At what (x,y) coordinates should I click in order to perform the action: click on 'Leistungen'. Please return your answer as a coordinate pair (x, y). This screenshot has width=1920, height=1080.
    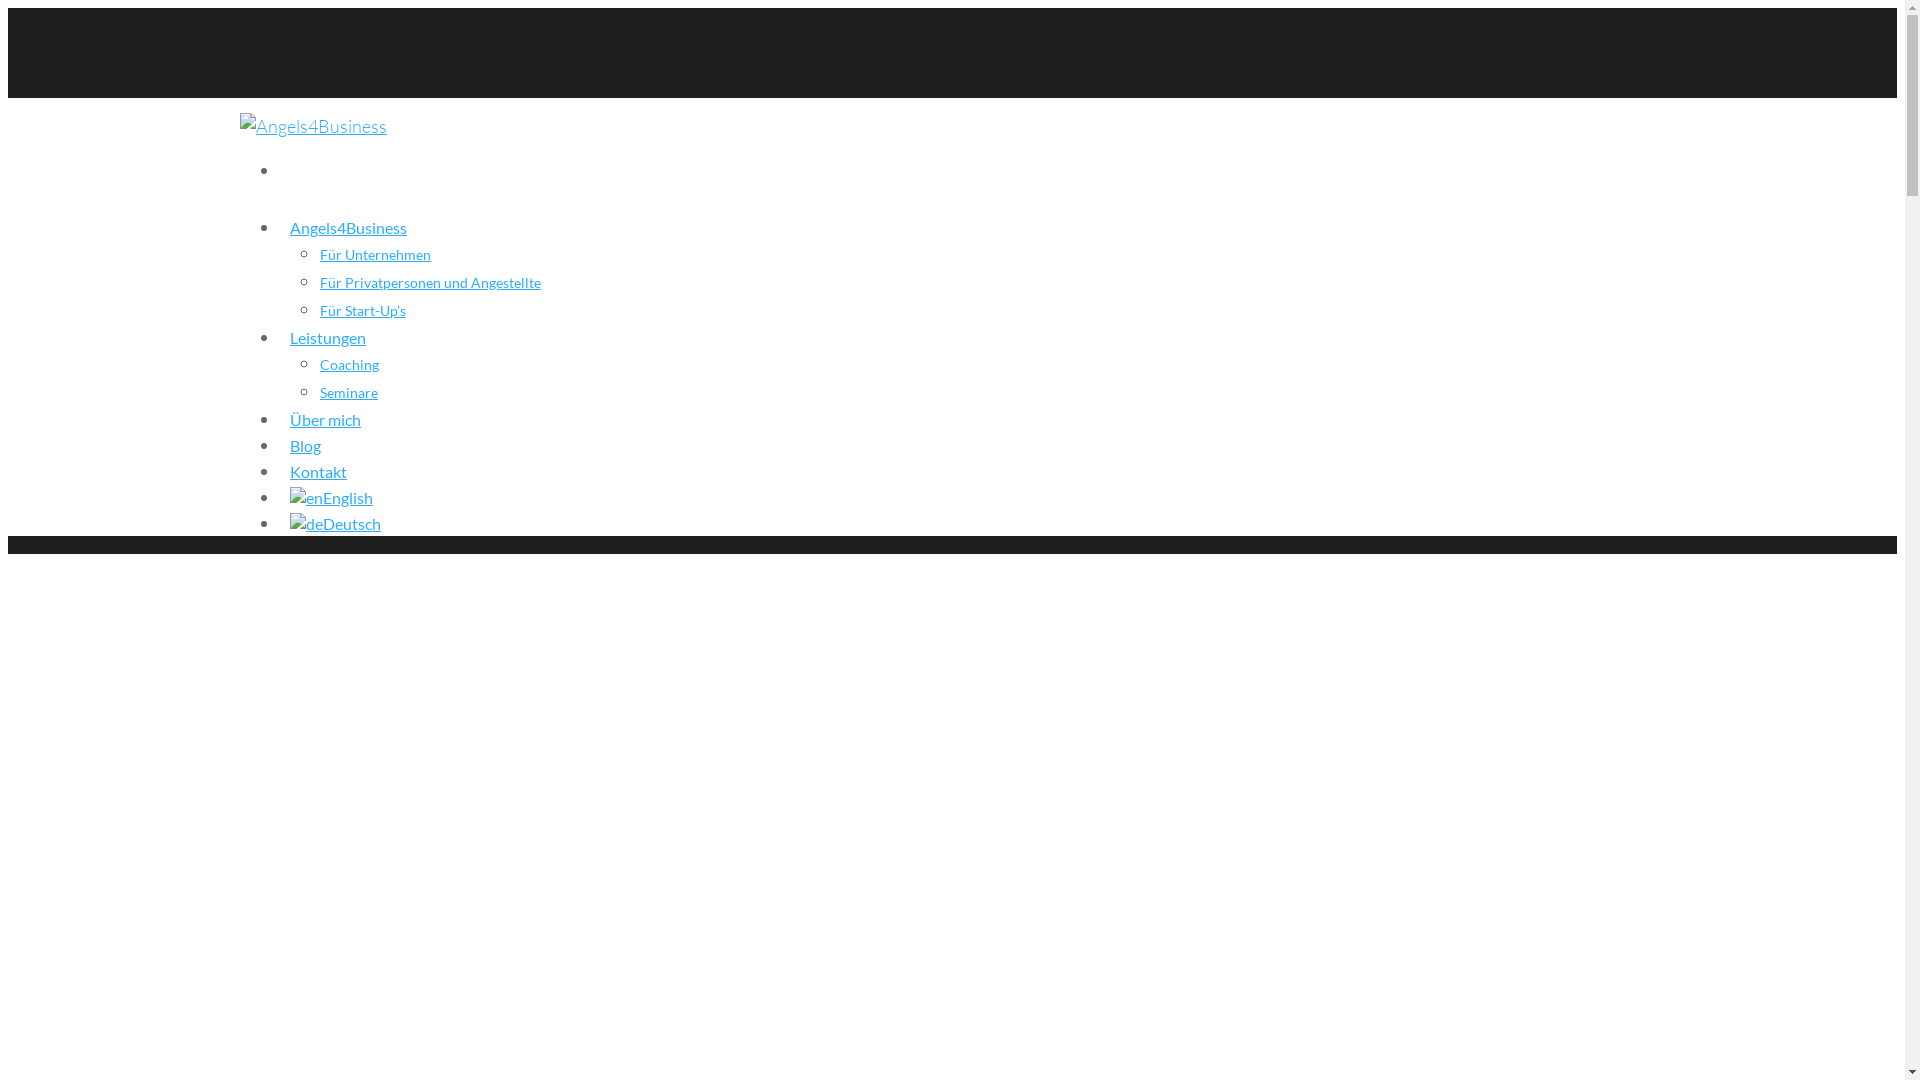
    Looking at the image, I should click on (288, 343).